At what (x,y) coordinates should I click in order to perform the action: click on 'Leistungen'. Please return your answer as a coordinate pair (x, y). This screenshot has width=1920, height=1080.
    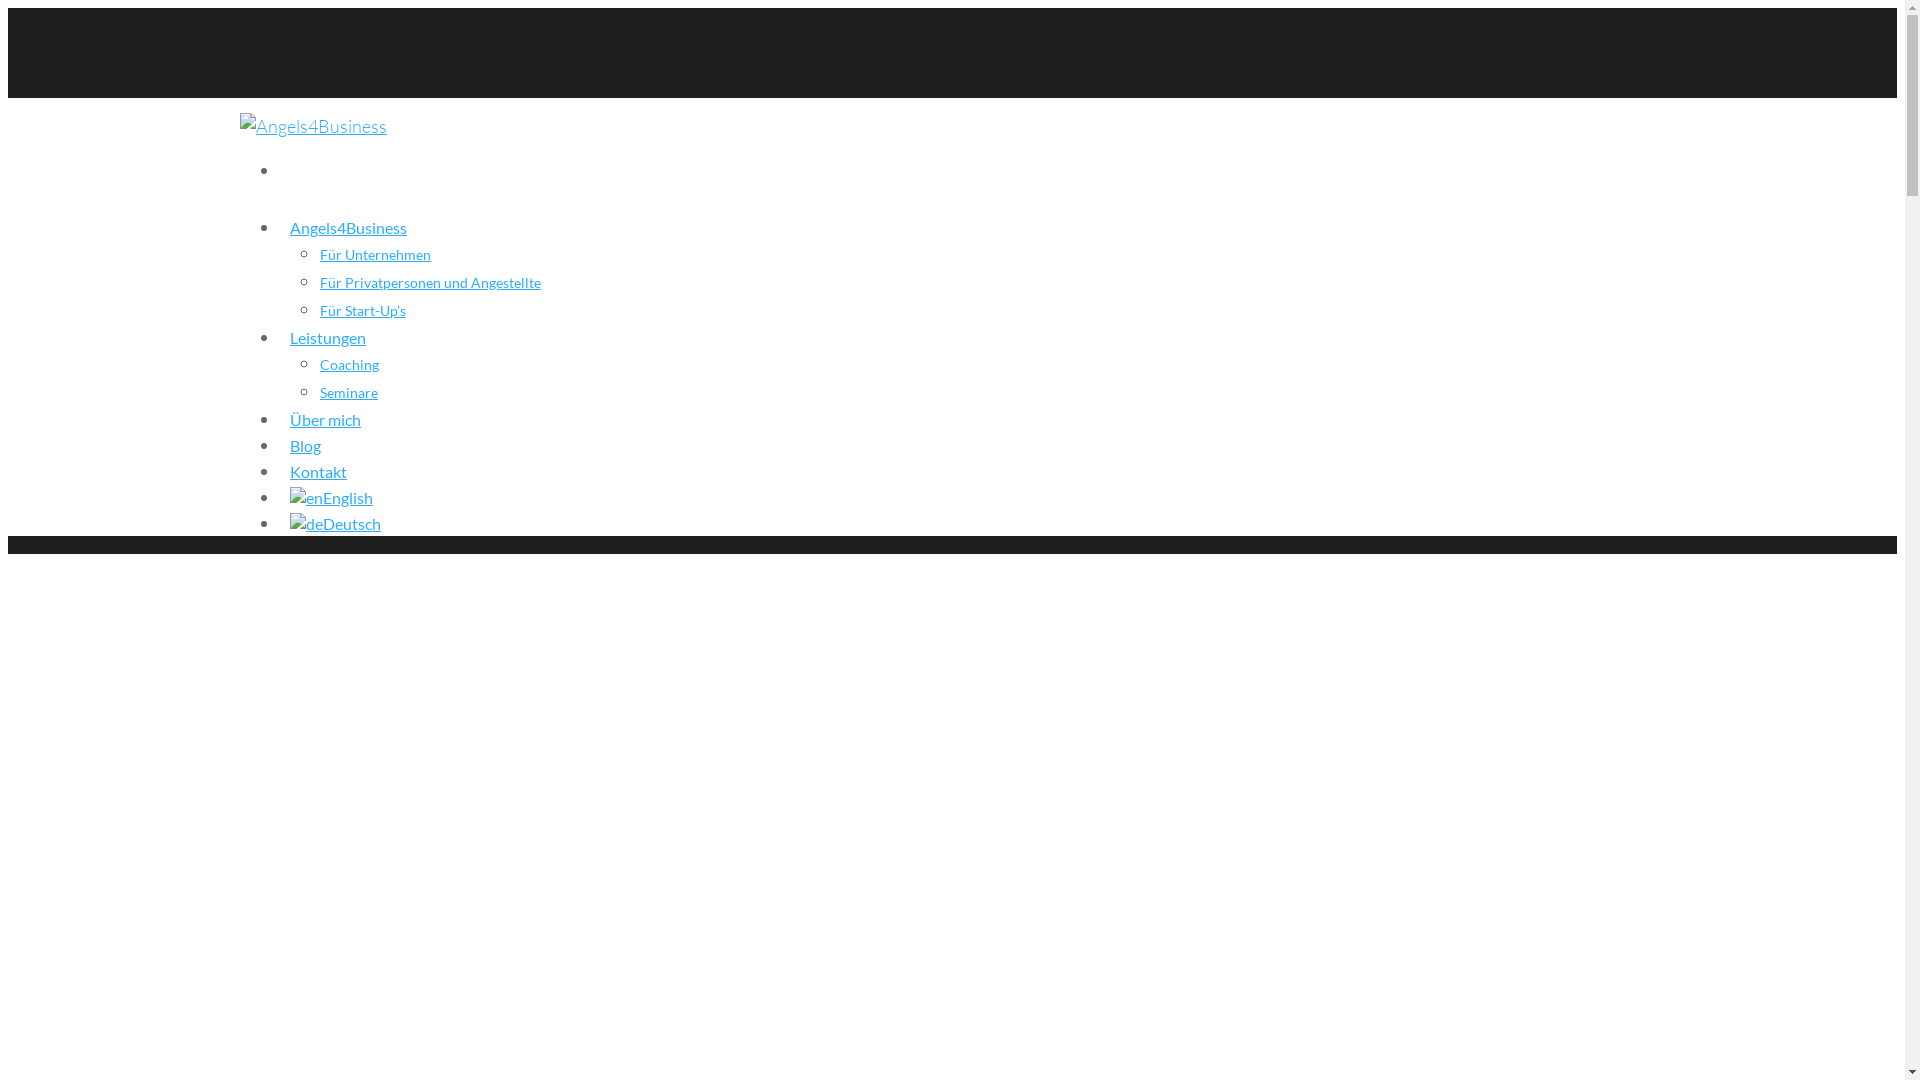
    Looking at the image, I should click on (288, 343).